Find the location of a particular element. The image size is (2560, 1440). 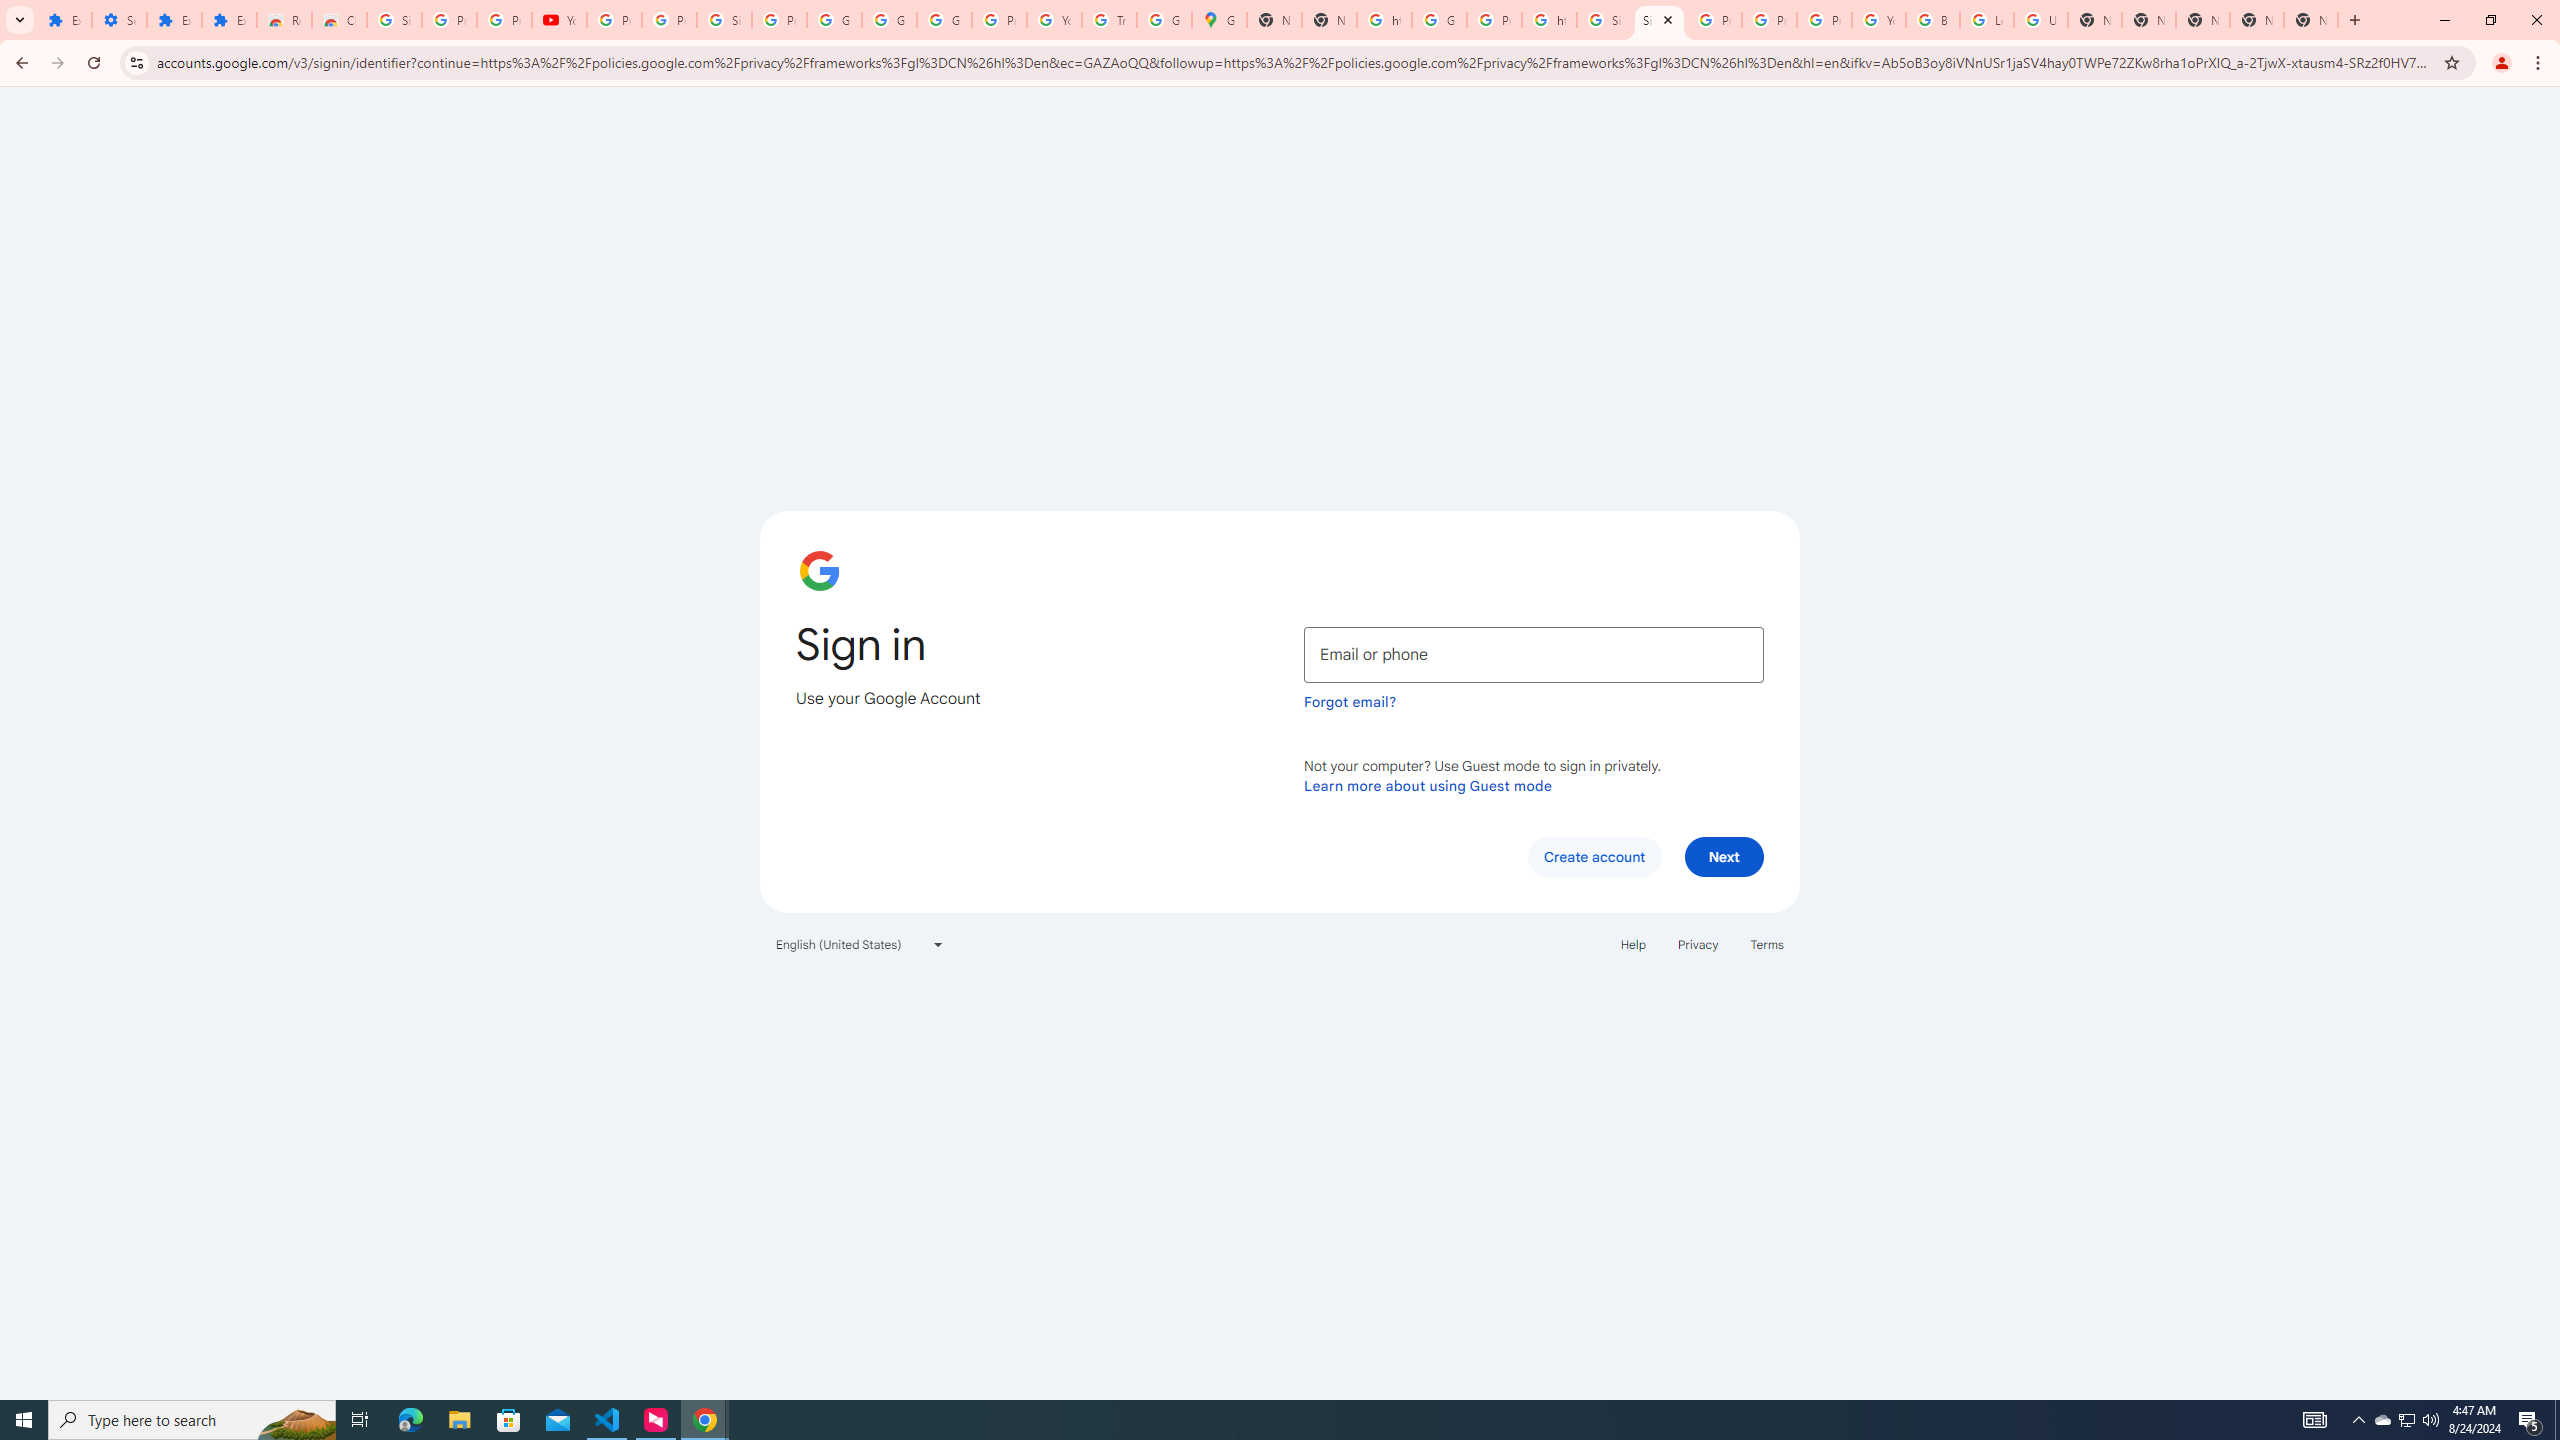

'English (United States)' is located at coordinates (860, 942).